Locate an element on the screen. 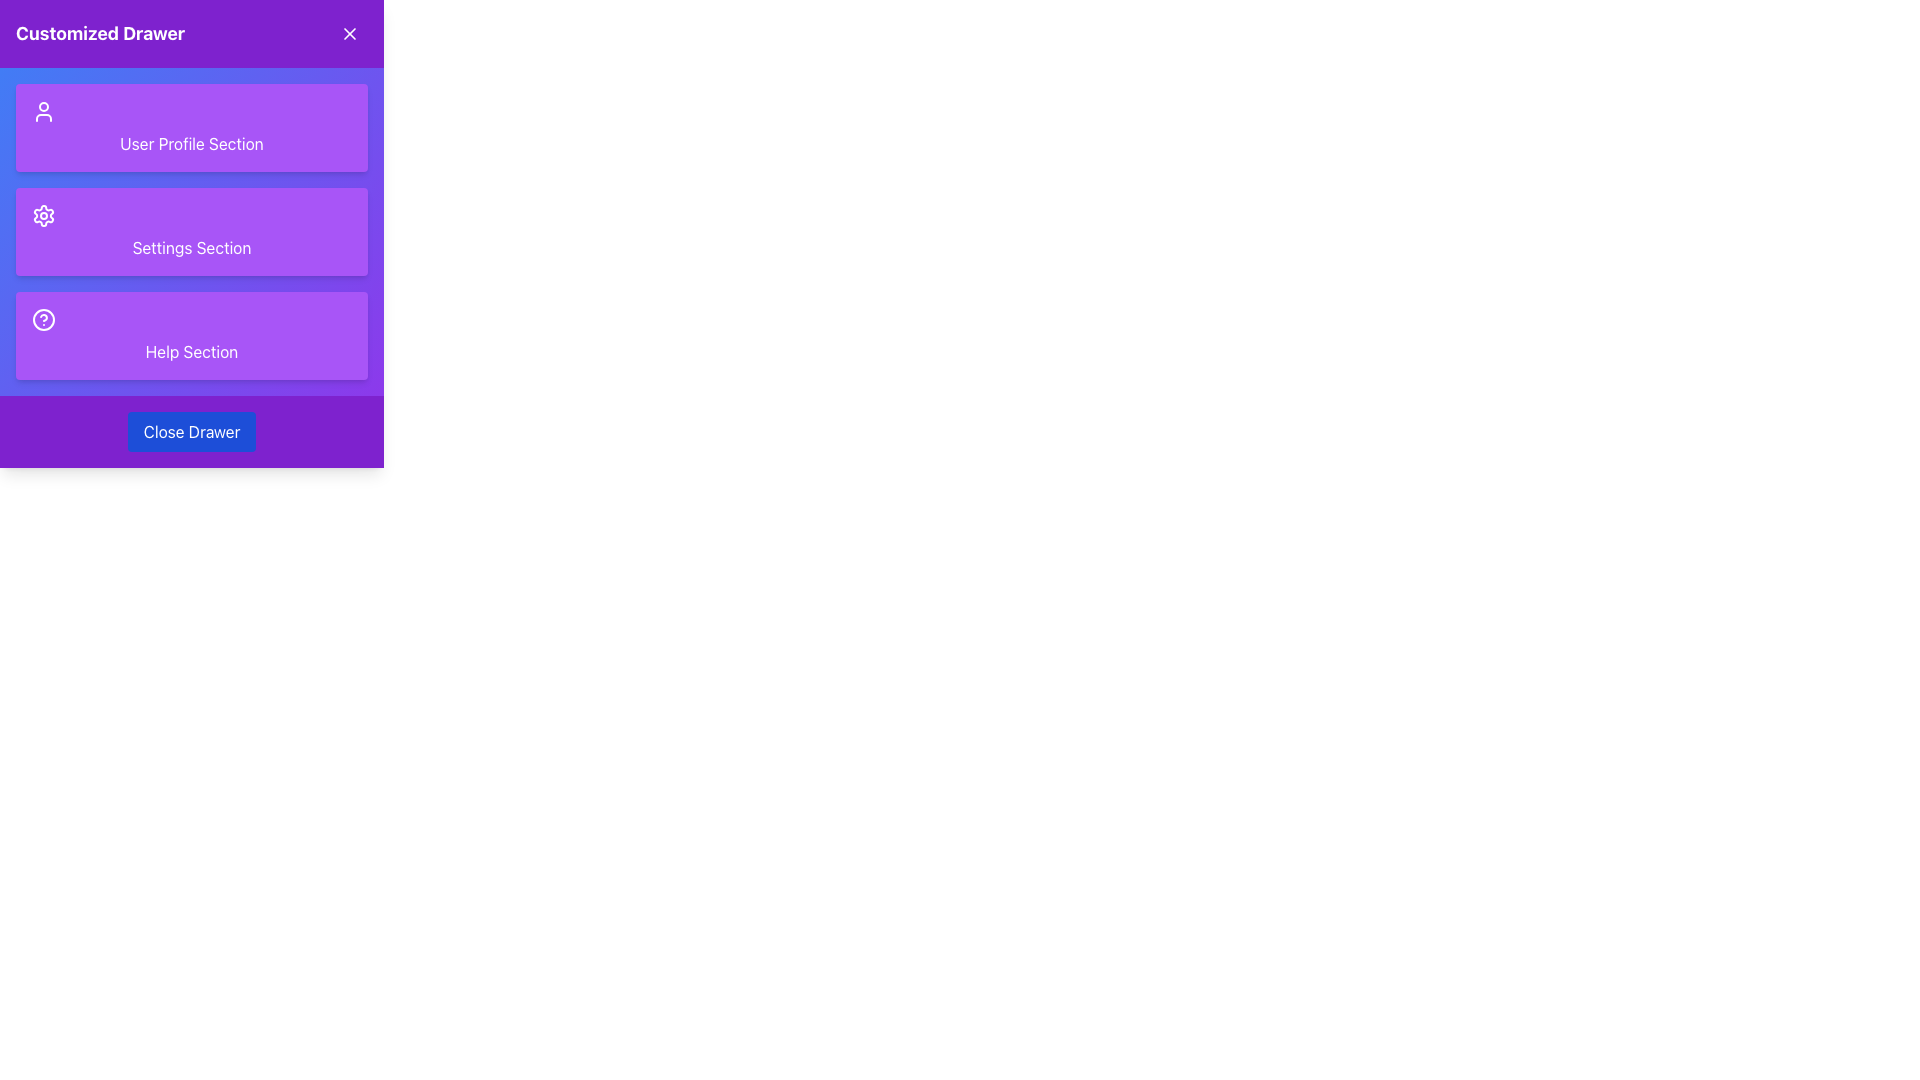 The width and height of the screenshot is (1920, 1080). the configuration settings icon located at the top-left corner of the 'Settings Section' button is located at coordinates (43, 216).